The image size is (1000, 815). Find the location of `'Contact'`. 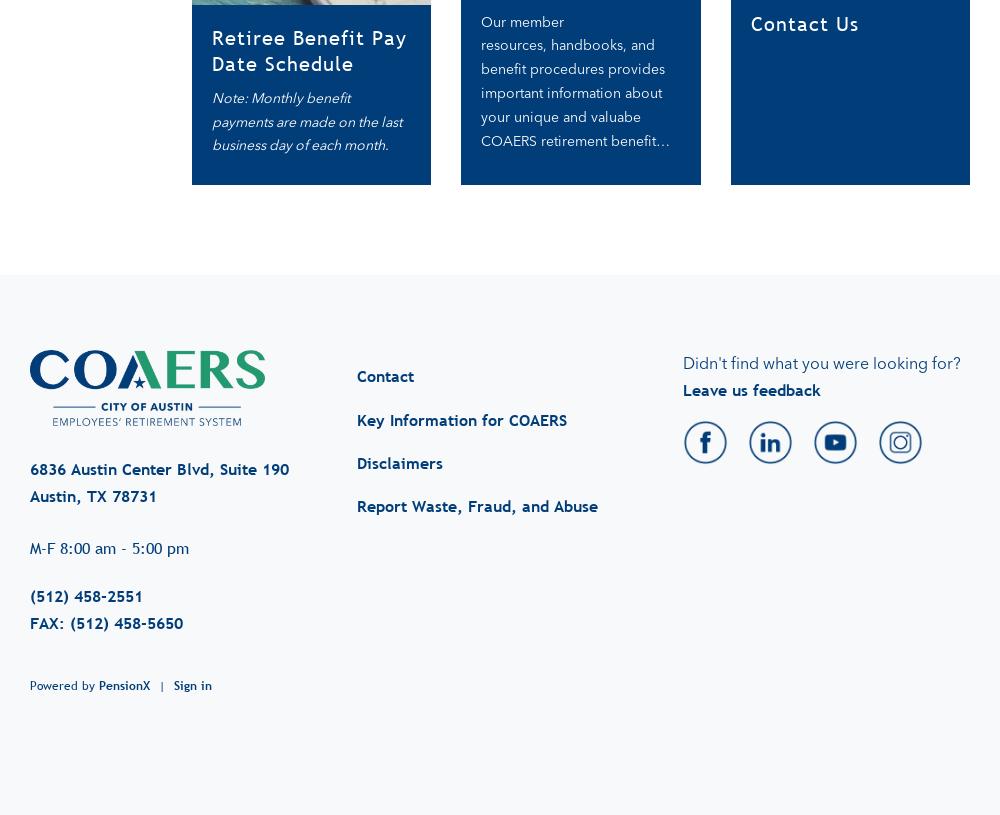

'Contact' is located at coordinates (384, 355).